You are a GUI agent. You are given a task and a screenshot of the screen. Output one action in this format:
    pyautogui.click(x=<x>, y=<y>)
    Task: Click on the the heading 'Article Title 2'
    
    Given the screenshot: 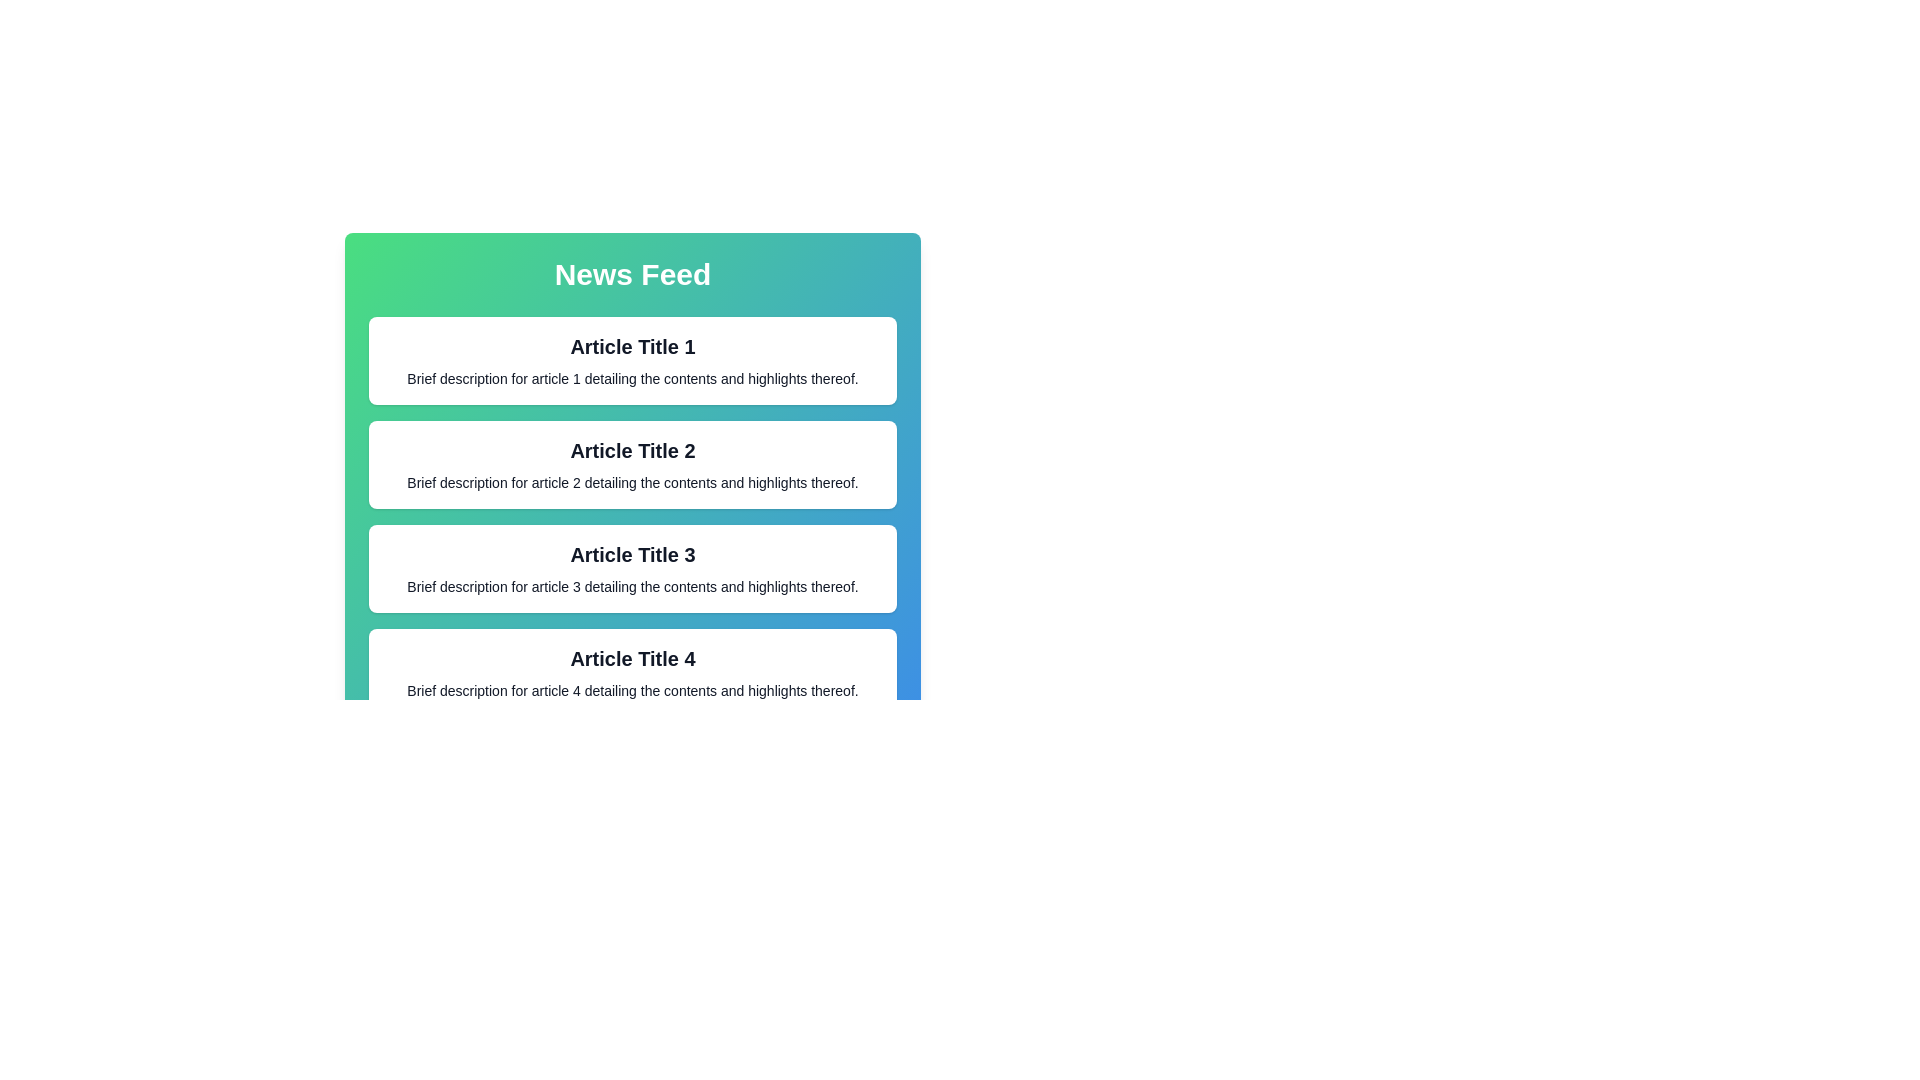 What is the action you would take?
    pyautogui.click(x=632, y=454)
    